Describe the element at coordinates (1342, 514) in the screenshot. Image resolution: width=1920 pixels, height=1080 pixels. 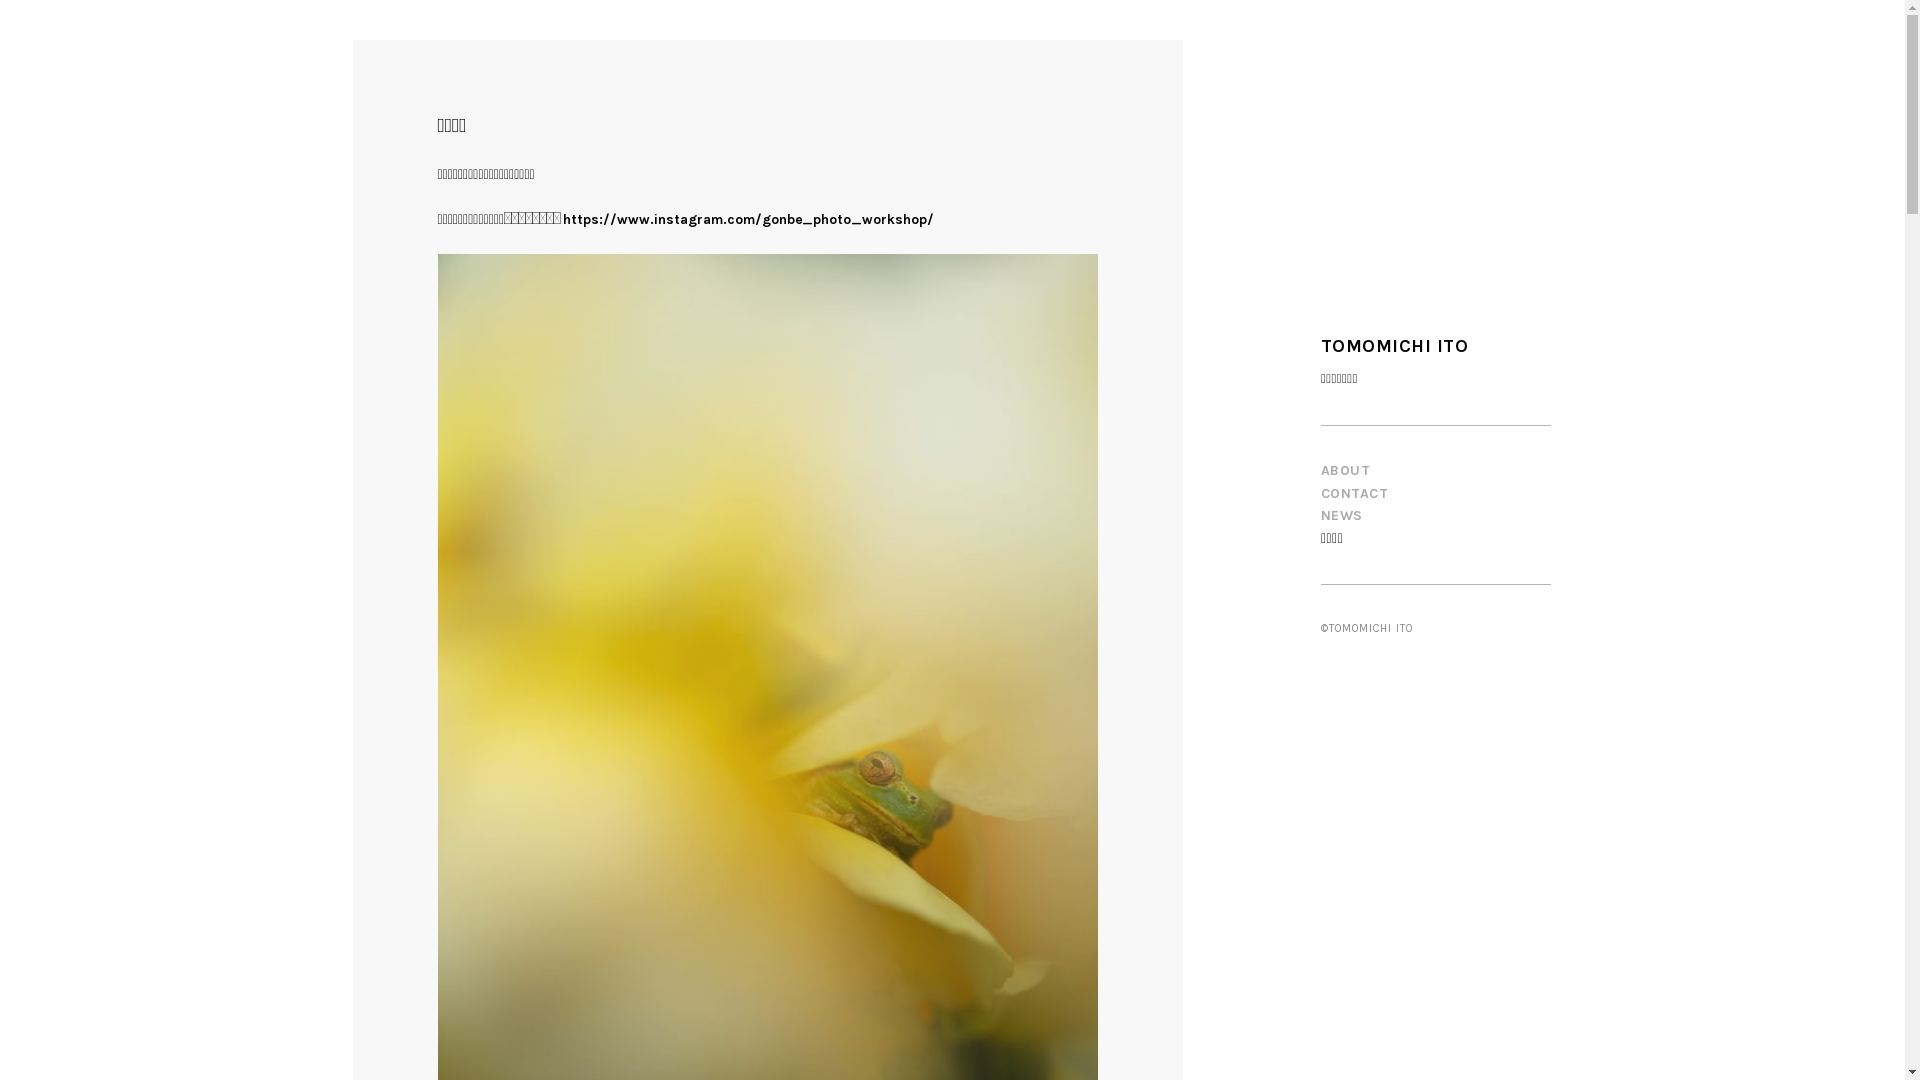
I see `'NEWS'` at that location.